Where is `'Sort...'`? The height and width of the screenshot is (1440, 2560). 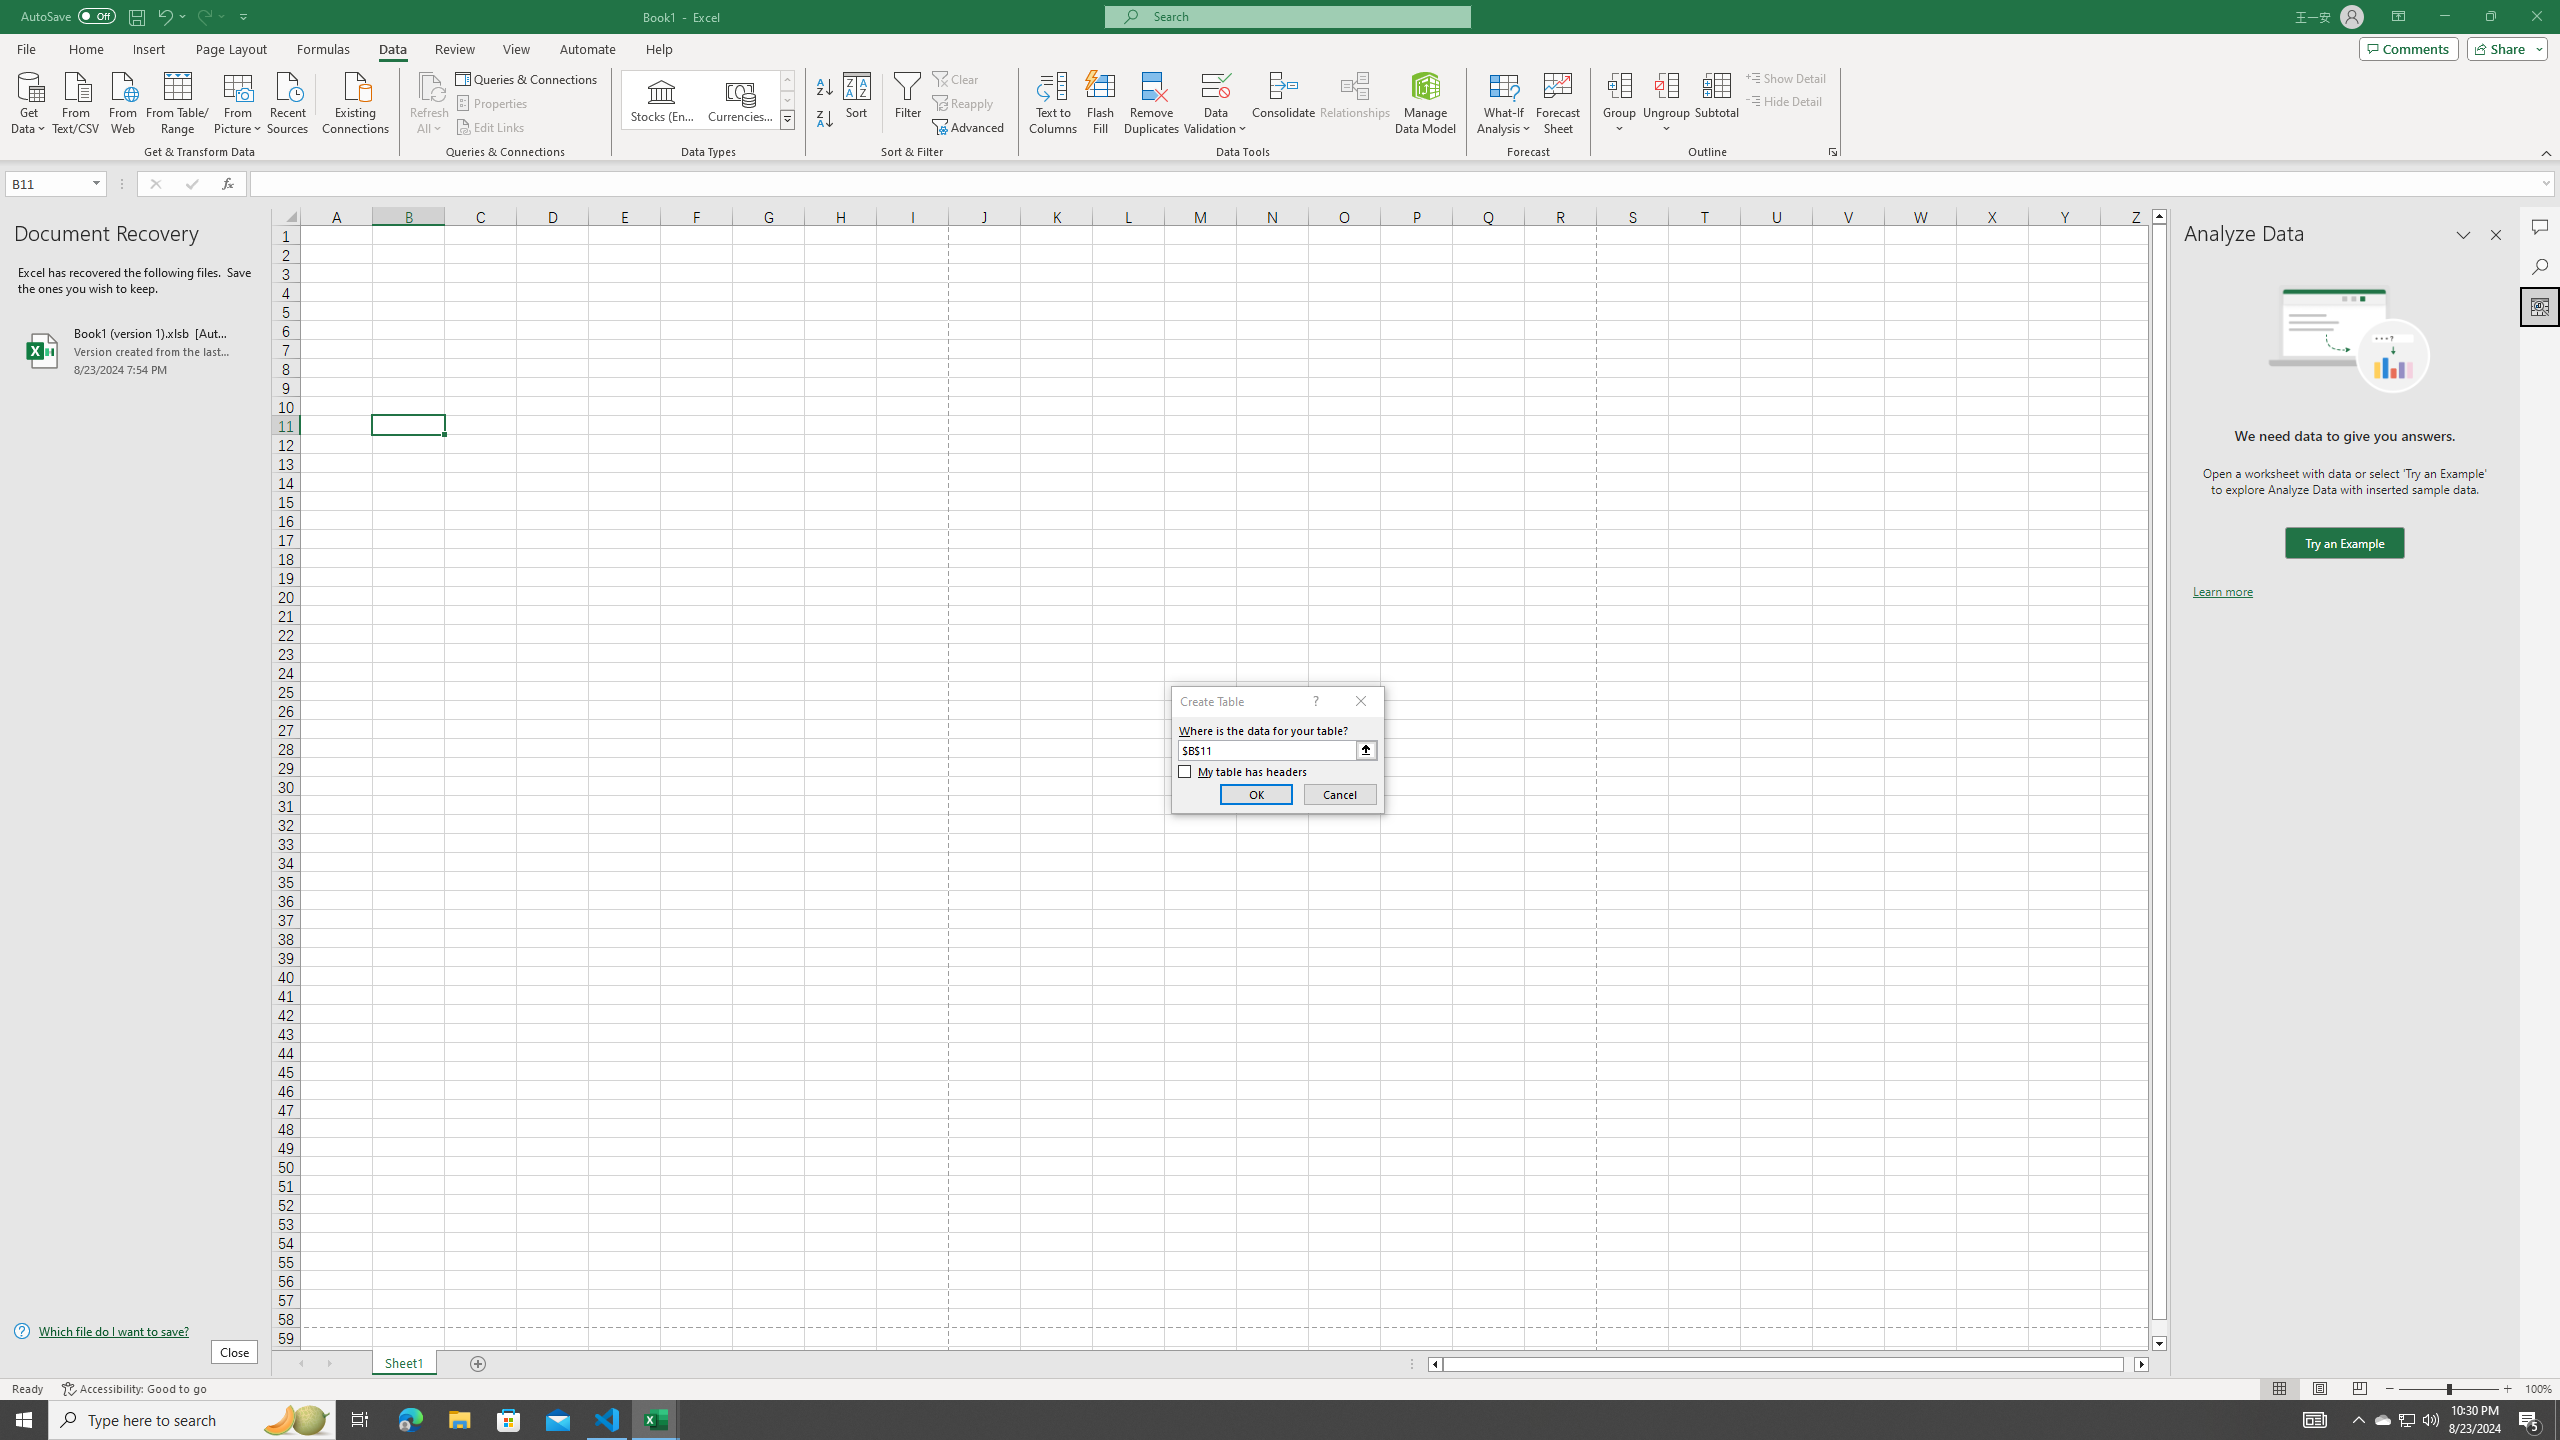
'Sort...' is located at coordinates (856, 103).